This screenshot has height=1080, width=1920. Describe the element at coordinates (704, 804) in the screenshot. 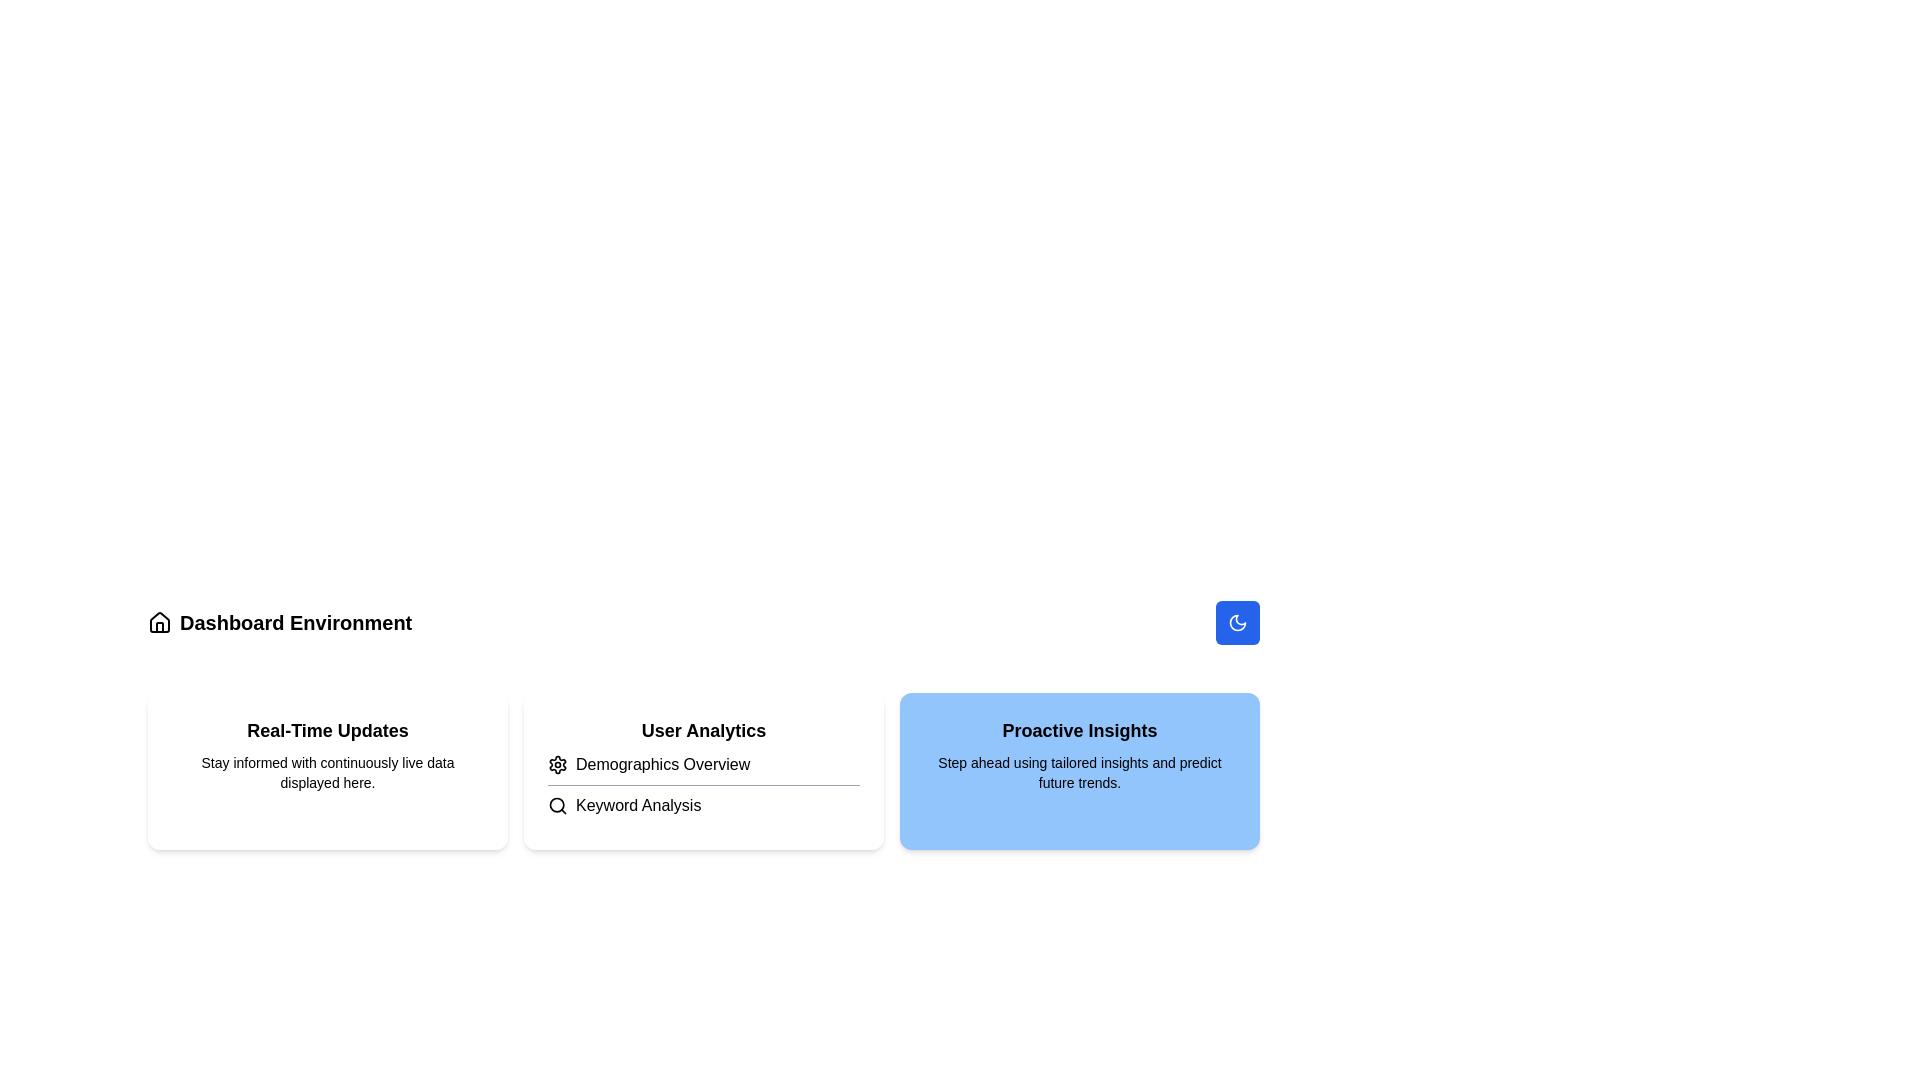

I see `the navigational link located in the 'User Analytics' section, immediately below the 'Demographics Overview' item` at that location.